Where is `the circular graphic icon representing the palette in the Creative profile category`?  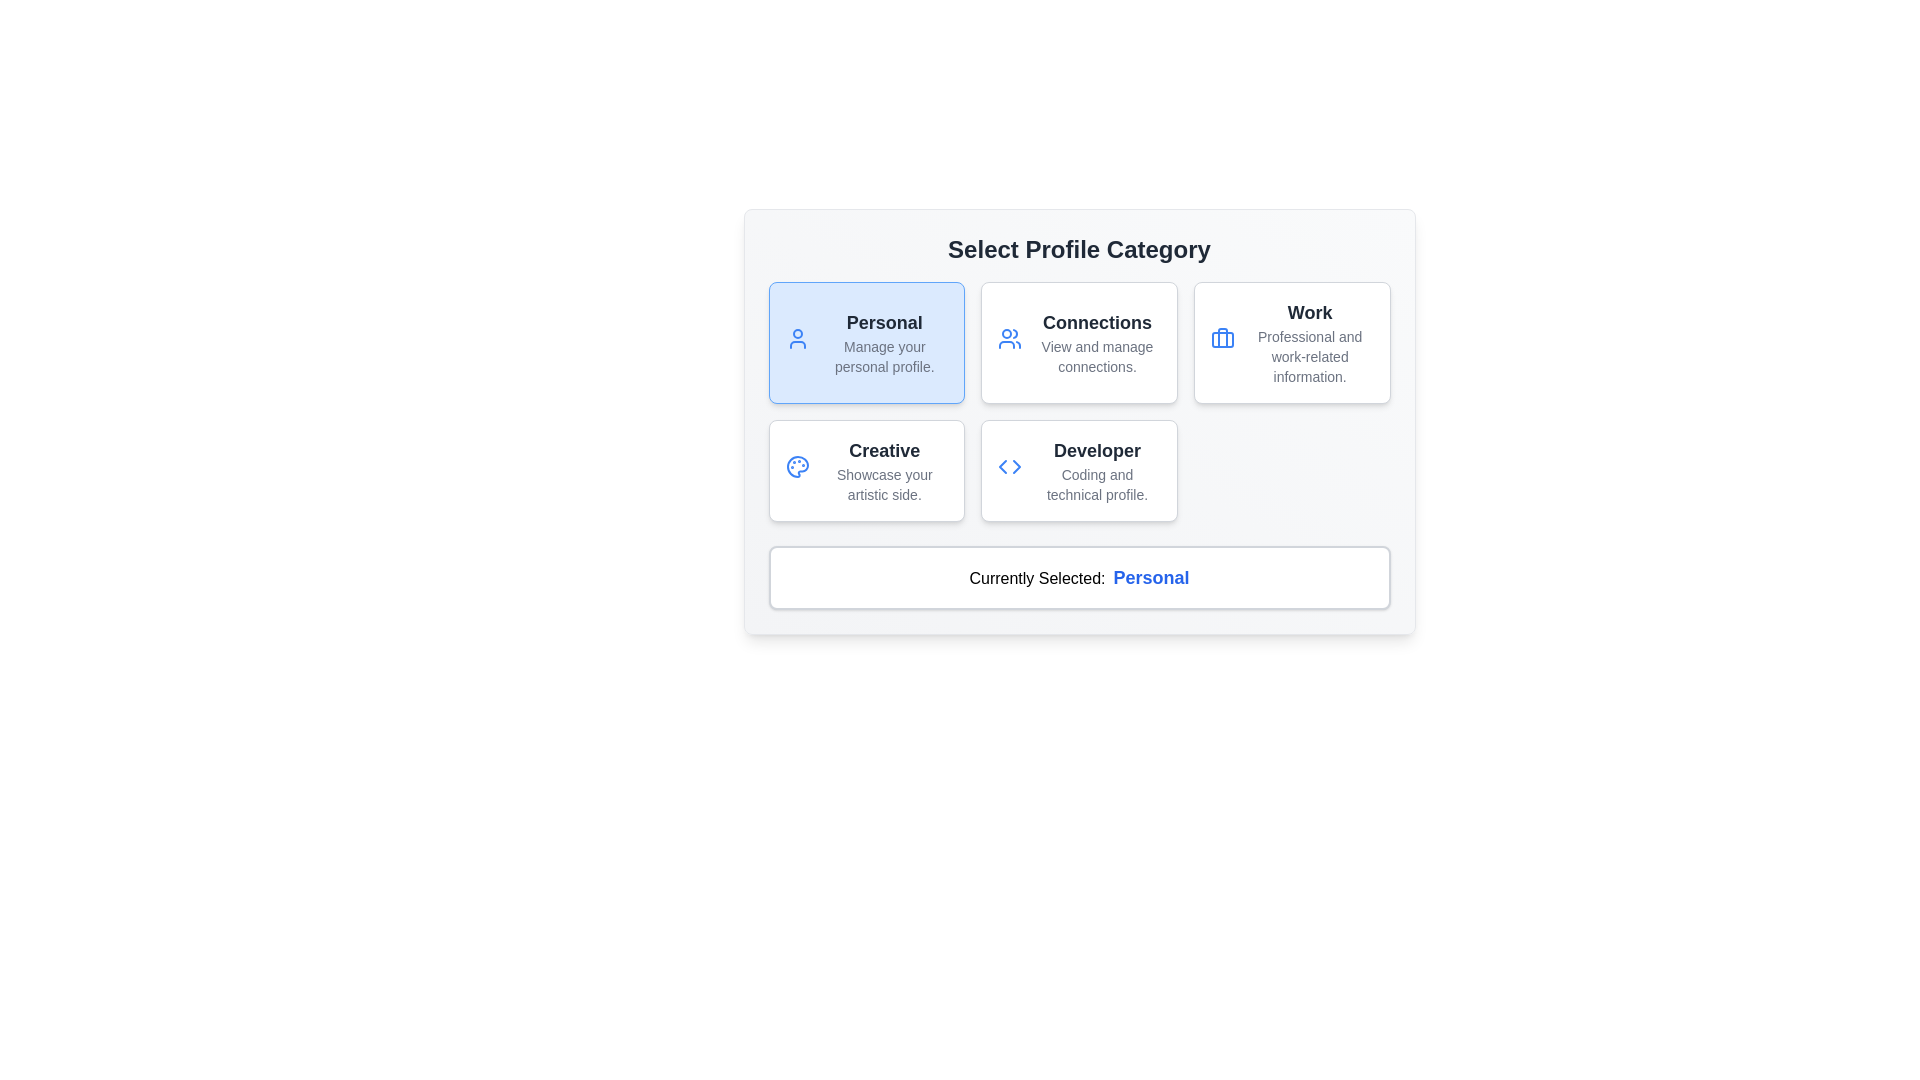 the circular graphic icon representing the palette in the Creative profile category is located at coordinates (796, 466).